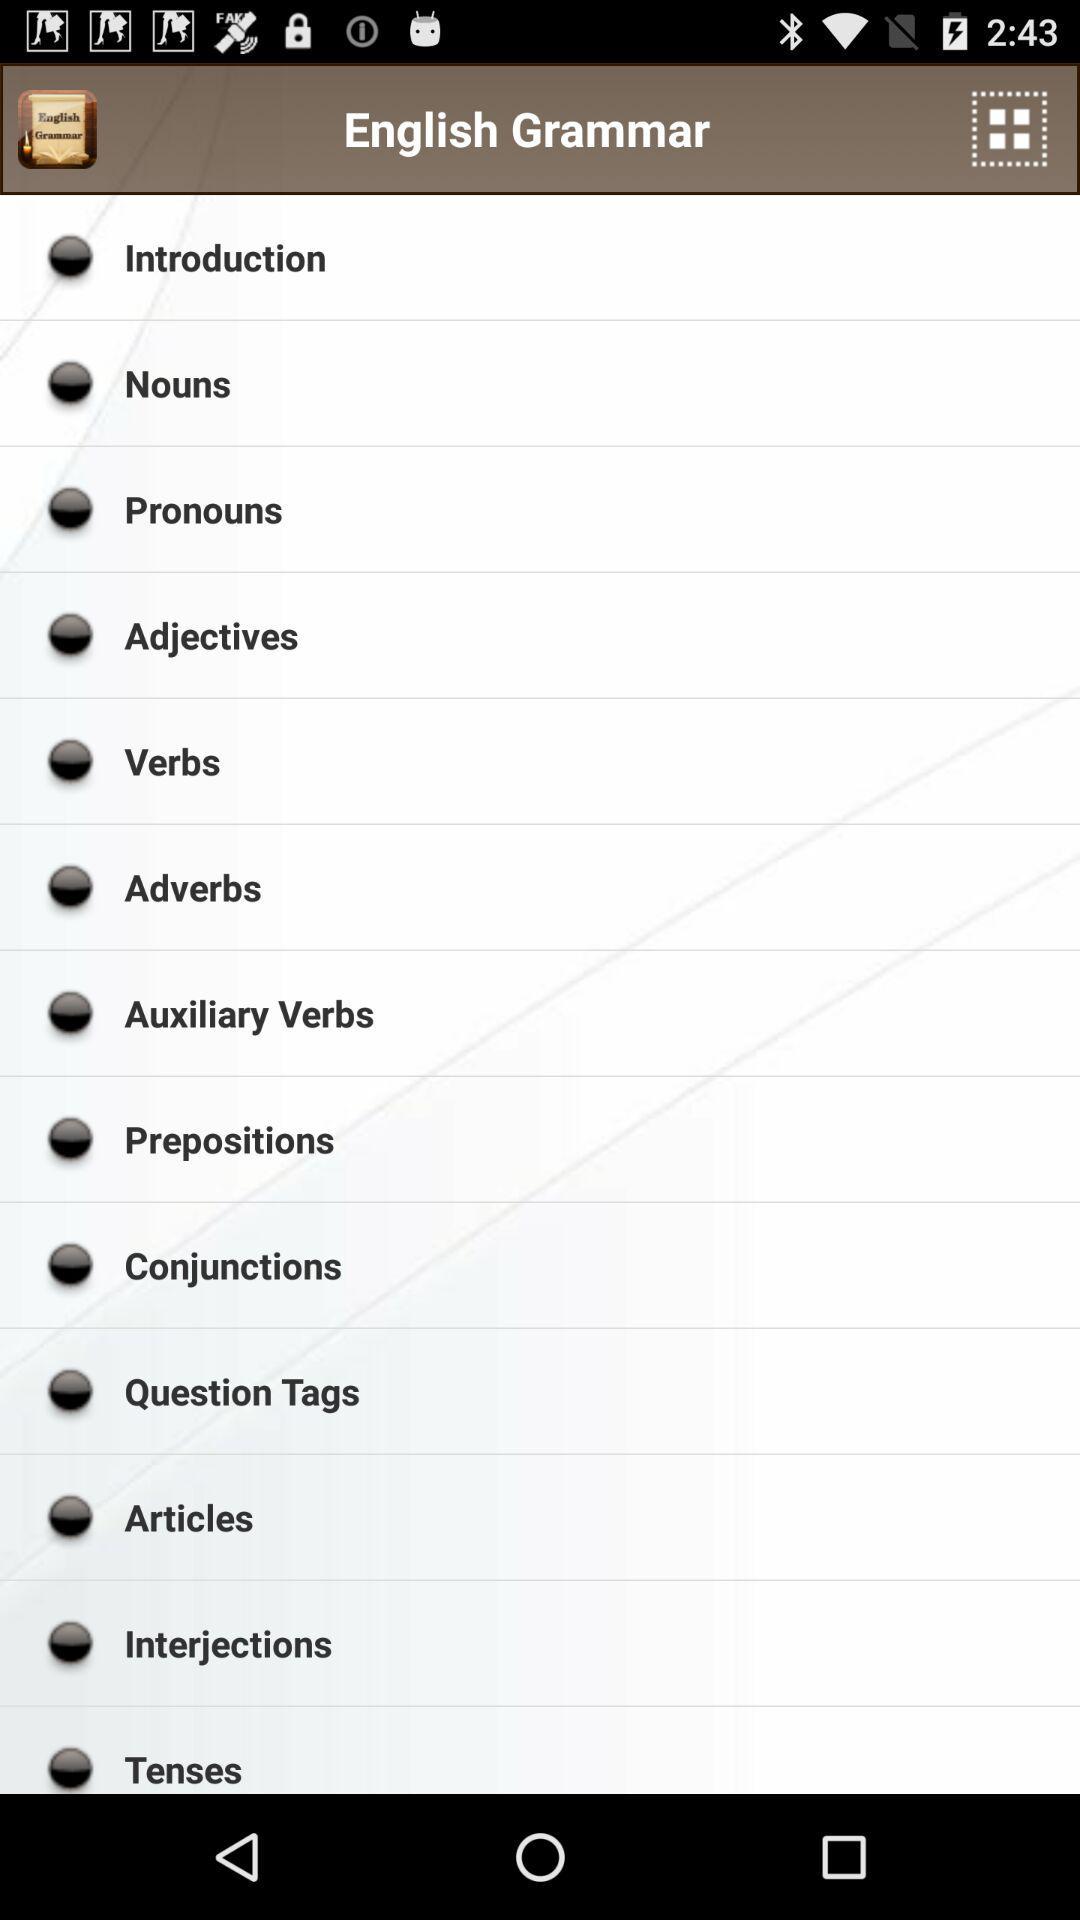  Describe the element at coordinates (594, 383) in the screenshot. I see `icon below the introduction item` at that location.